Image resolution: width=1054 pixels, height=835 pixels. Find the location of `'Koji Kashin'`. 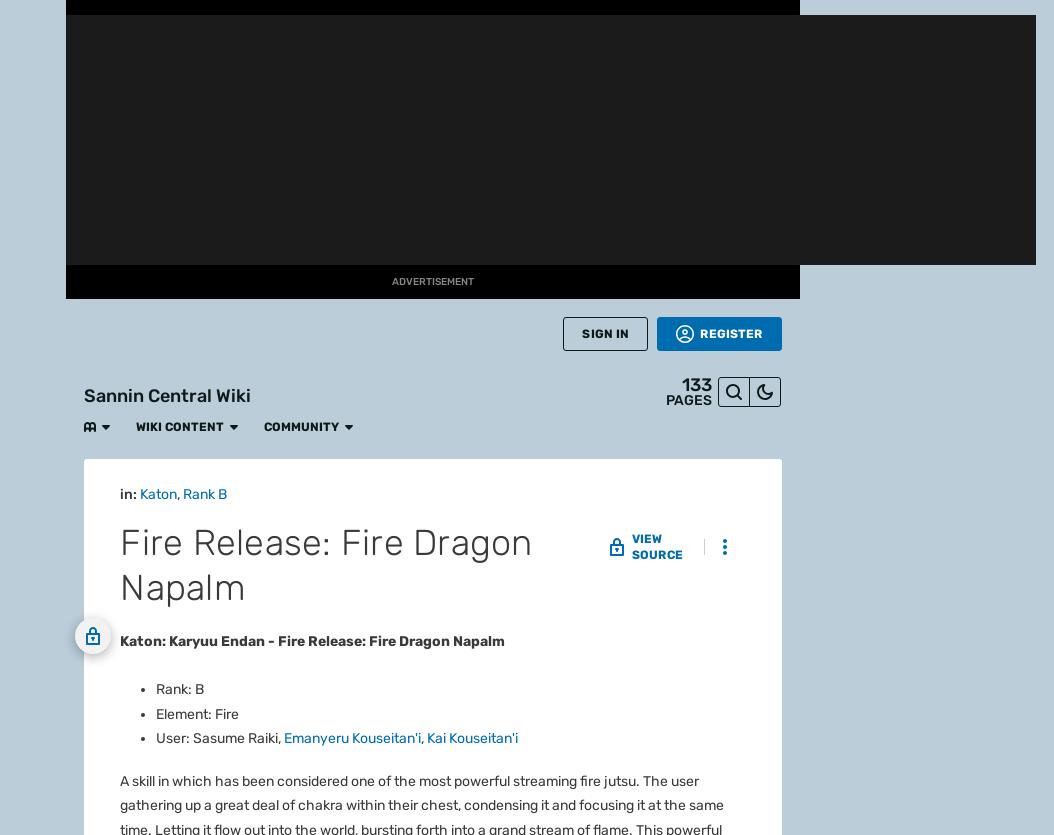

'Koji Kashin' is located at coordinates (394, 202).